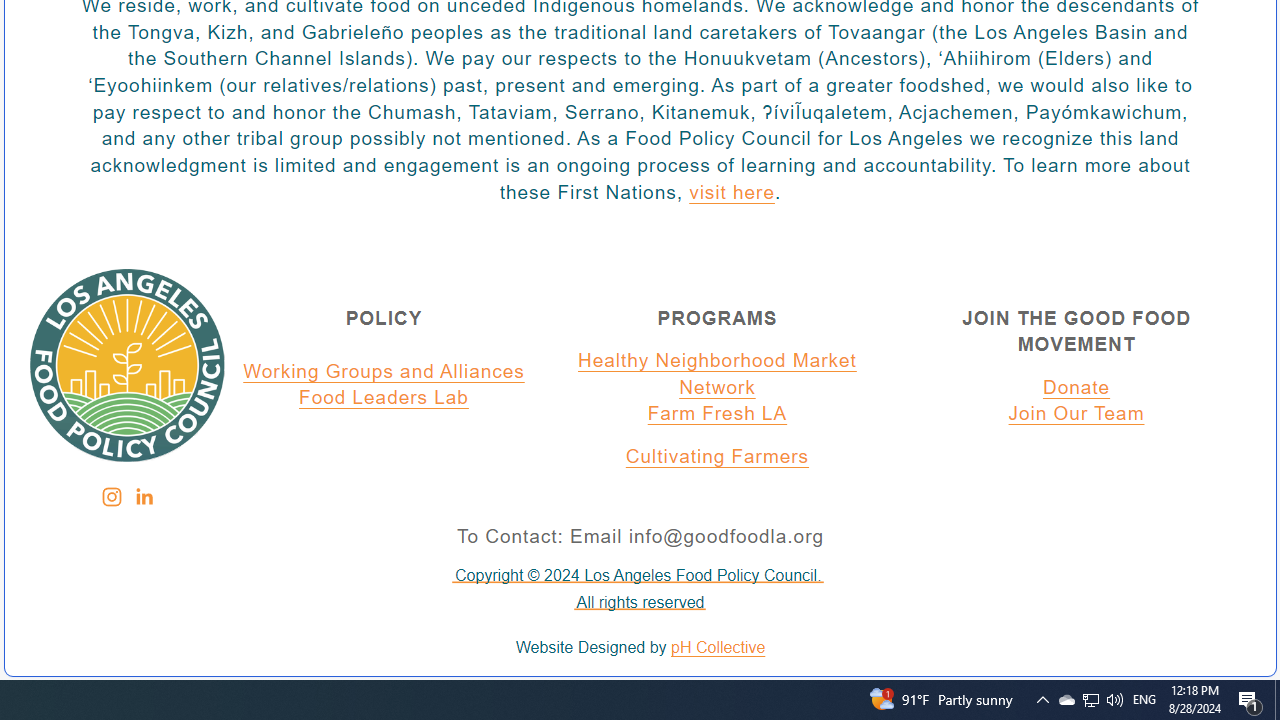 The image size is (1280, 720). What do you see at coordinates (110, 496) in the screenshot?
I see `'Instagram'` at bounding box center [110, 496].